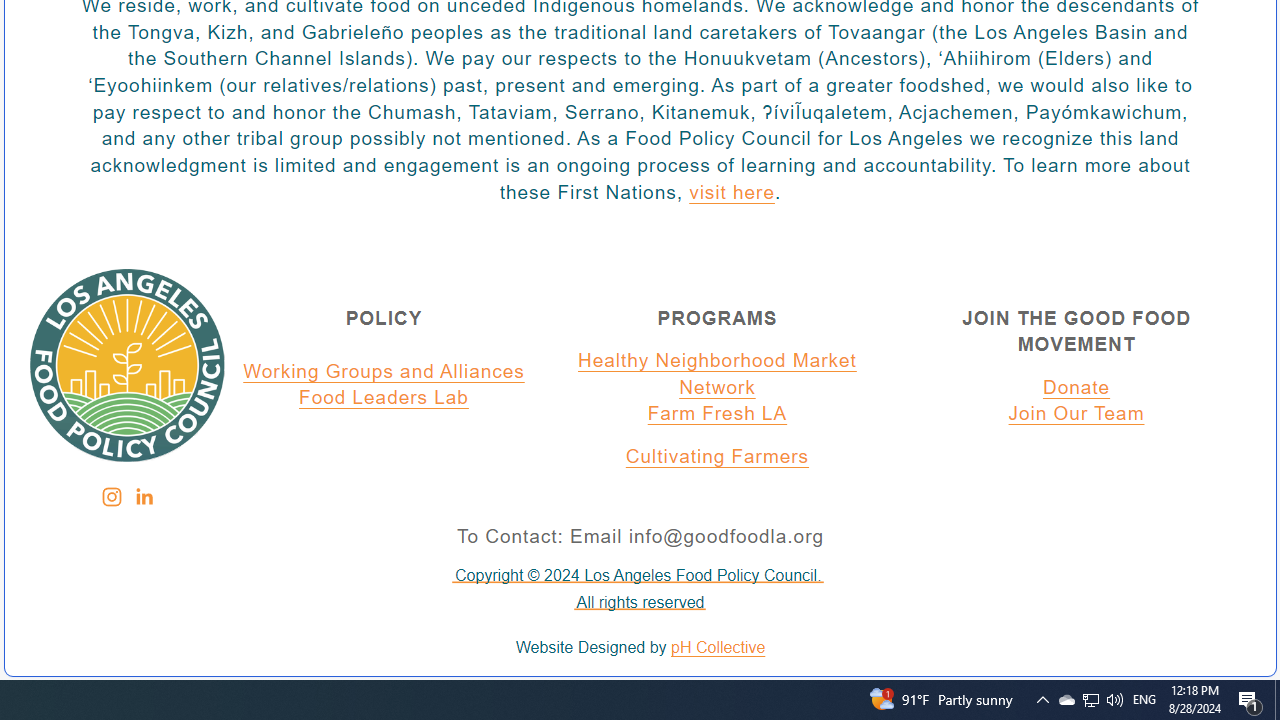 The image size is (1280, 720). What do you see at coordinates (110, 496) in the screenshot?
I see `'Instagram'` at bounding box center [110, 496].